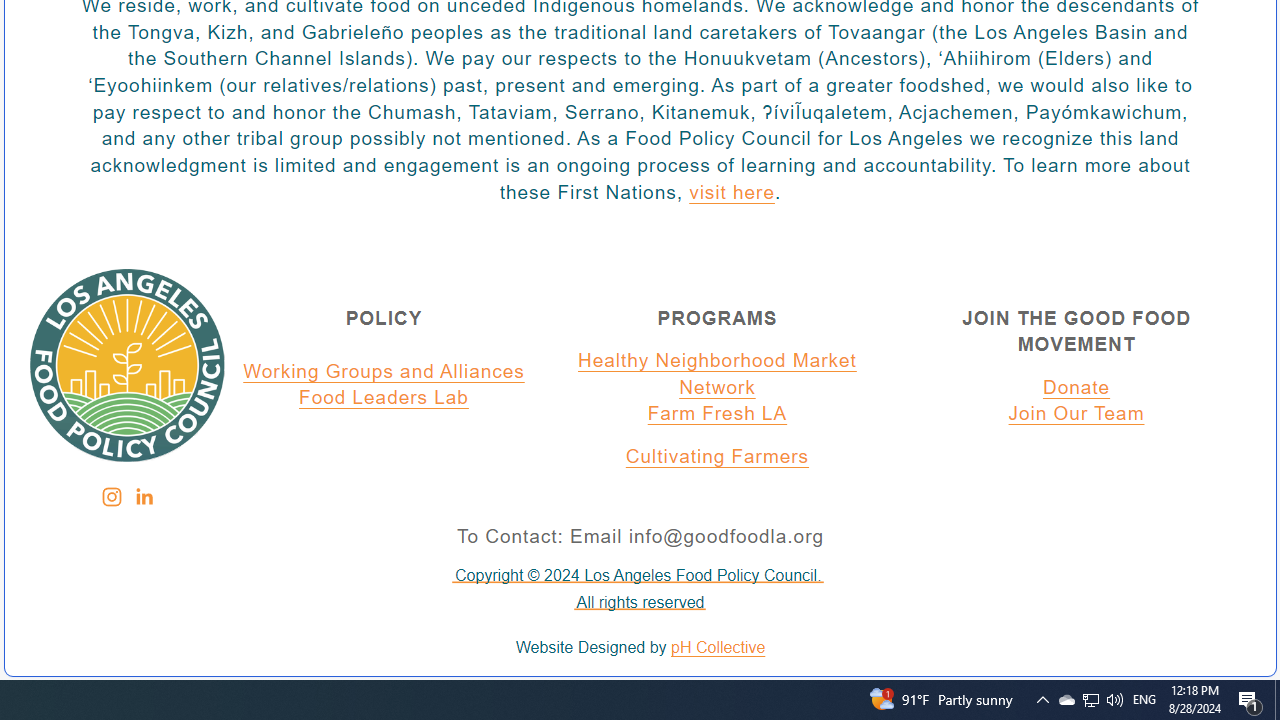 The image size is (1280, 720). What do you see at coordinates (110, 496) in the screenshot?
I see `'Instagram'` at bounding box center [110, 496].